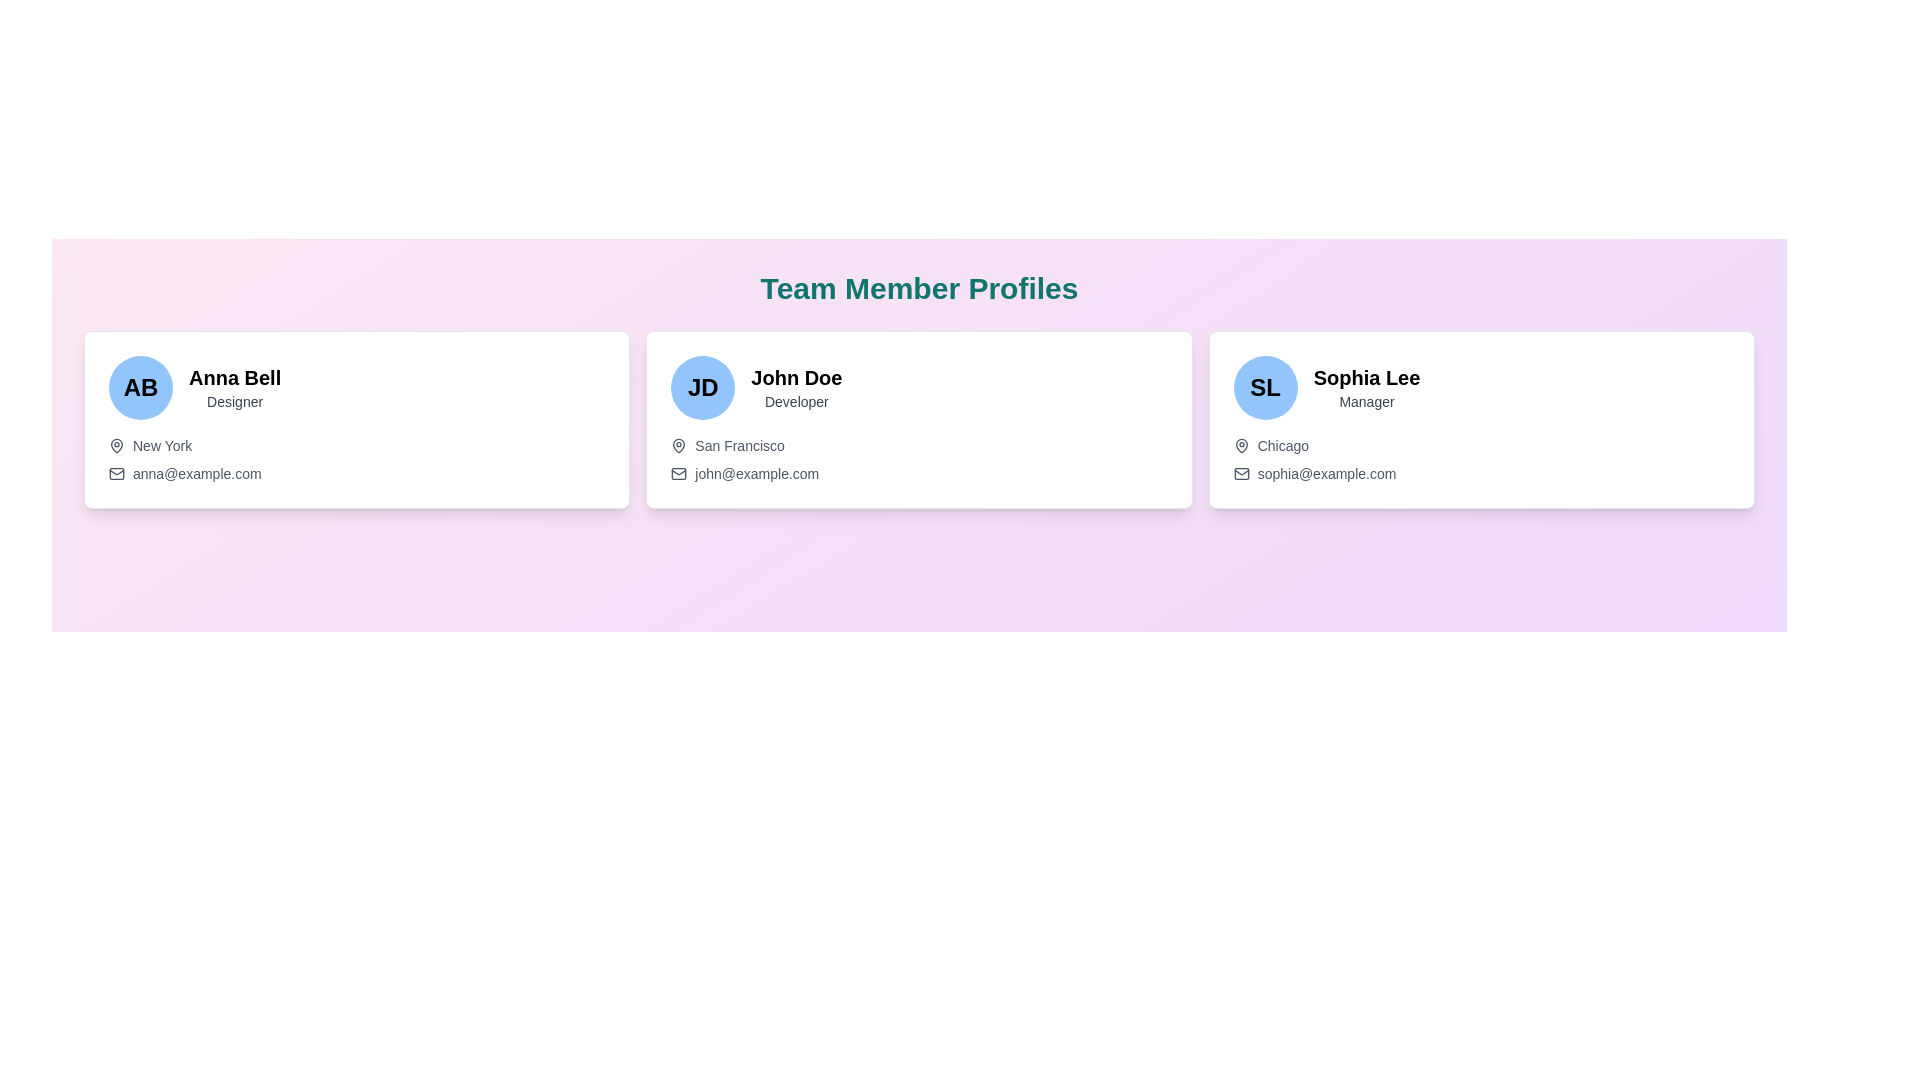 The height and width of the screenshot is (1080, 1920). I want to click on the small map pin icon located to the left of the text 'New York' within the card belonging to 'Anna Bell', so click(115, 445).